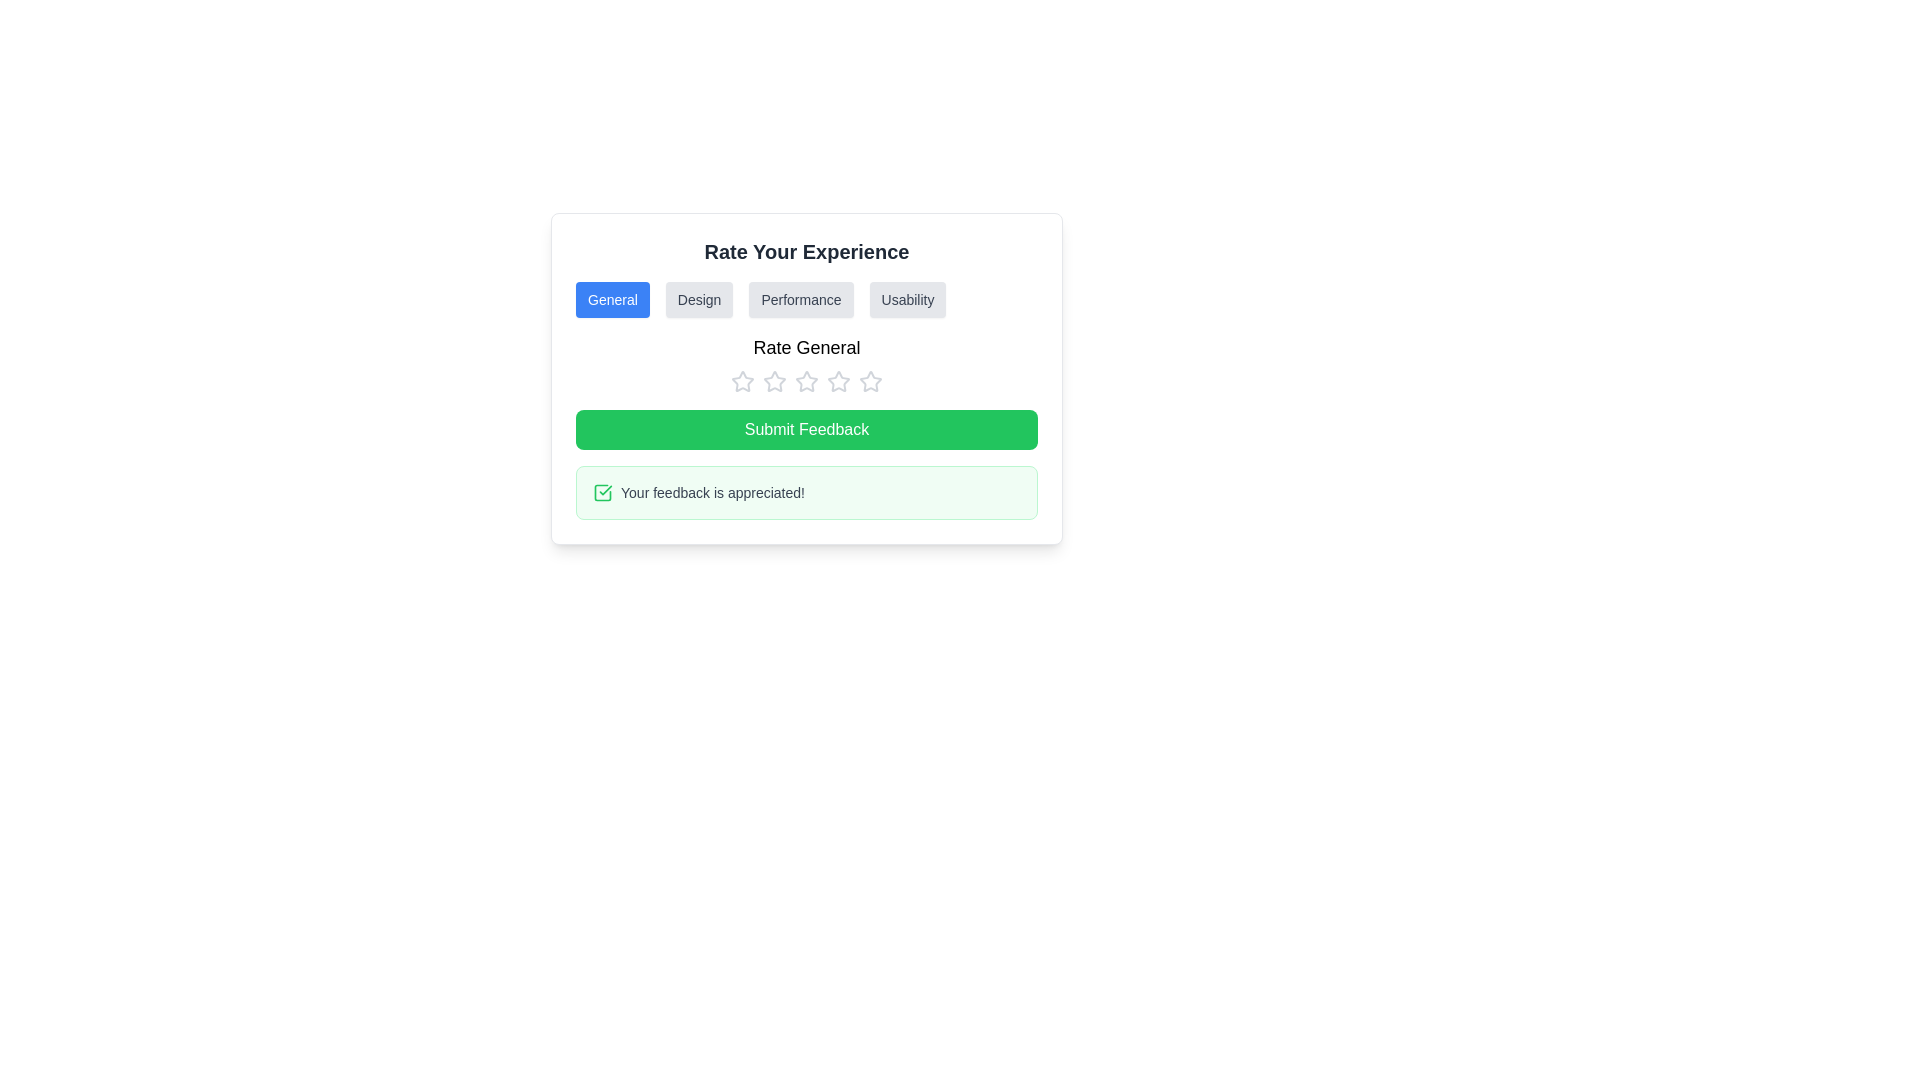  Describe the element at coordinates (870, 381) in the screenshot. I see `the fifth star icon used for rating under the text 'Rate General'` at that location.